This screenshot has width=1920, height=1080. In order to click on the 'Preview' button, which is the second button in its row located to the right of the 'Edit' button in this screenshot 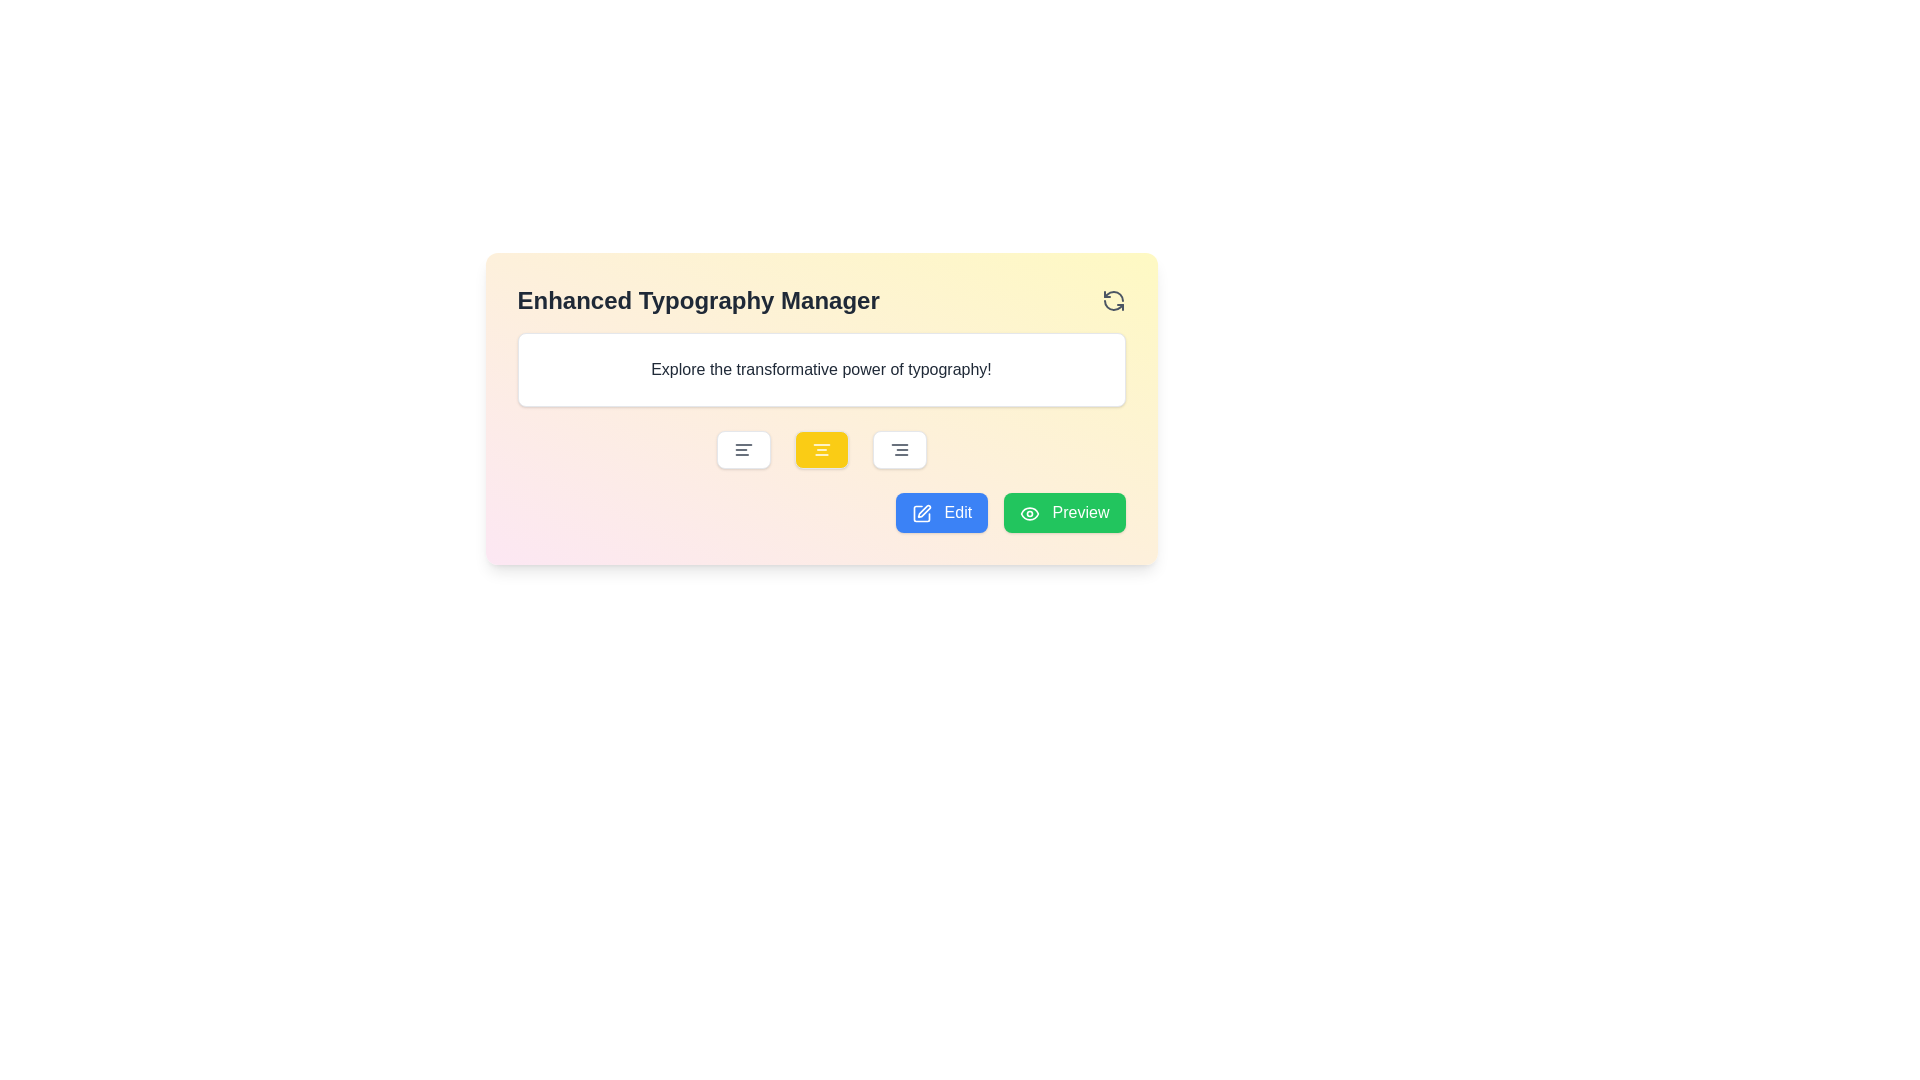, I will do `click(1063, 512)`.